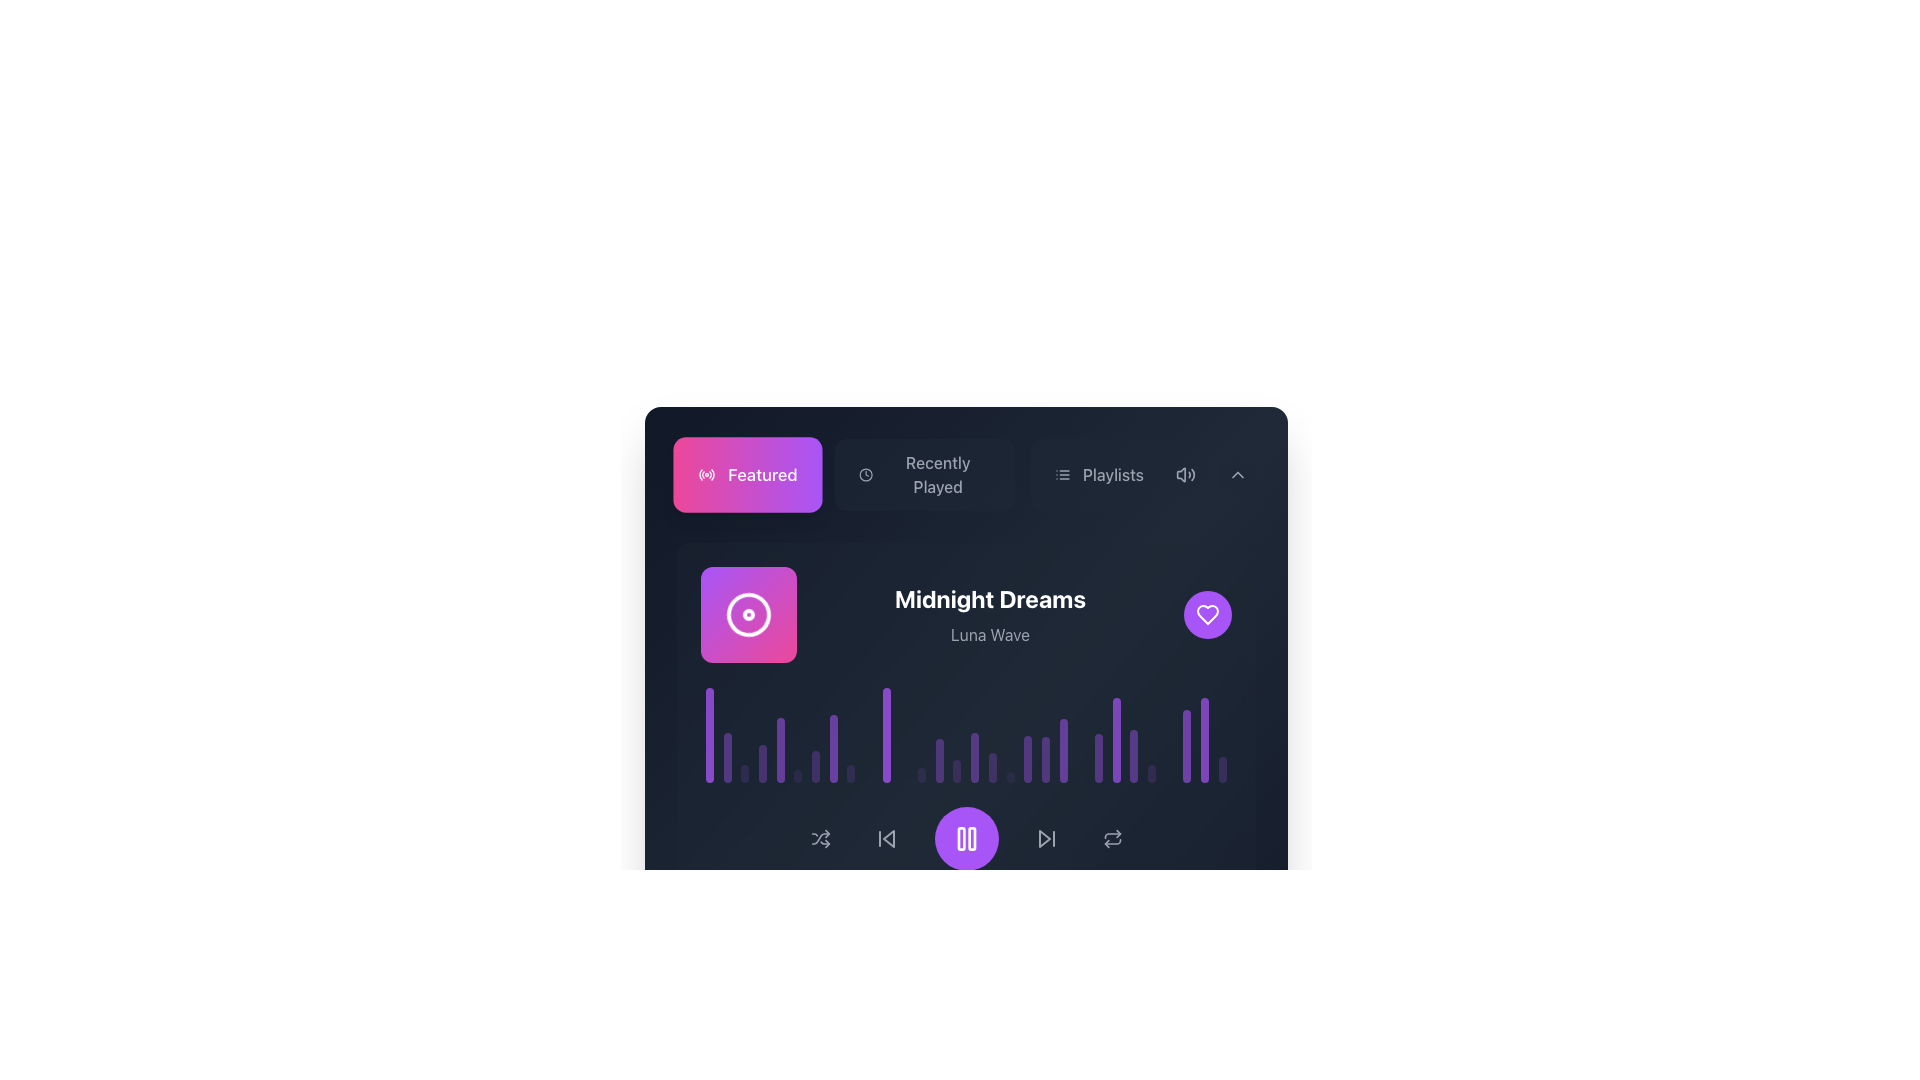 The width and height of the screenshot is (1920, 1080). Describe the element at coordinates (820, 839) in the screenshot. I see `the shuffle button located in the lower-right corner of the playback controls section` at that location.